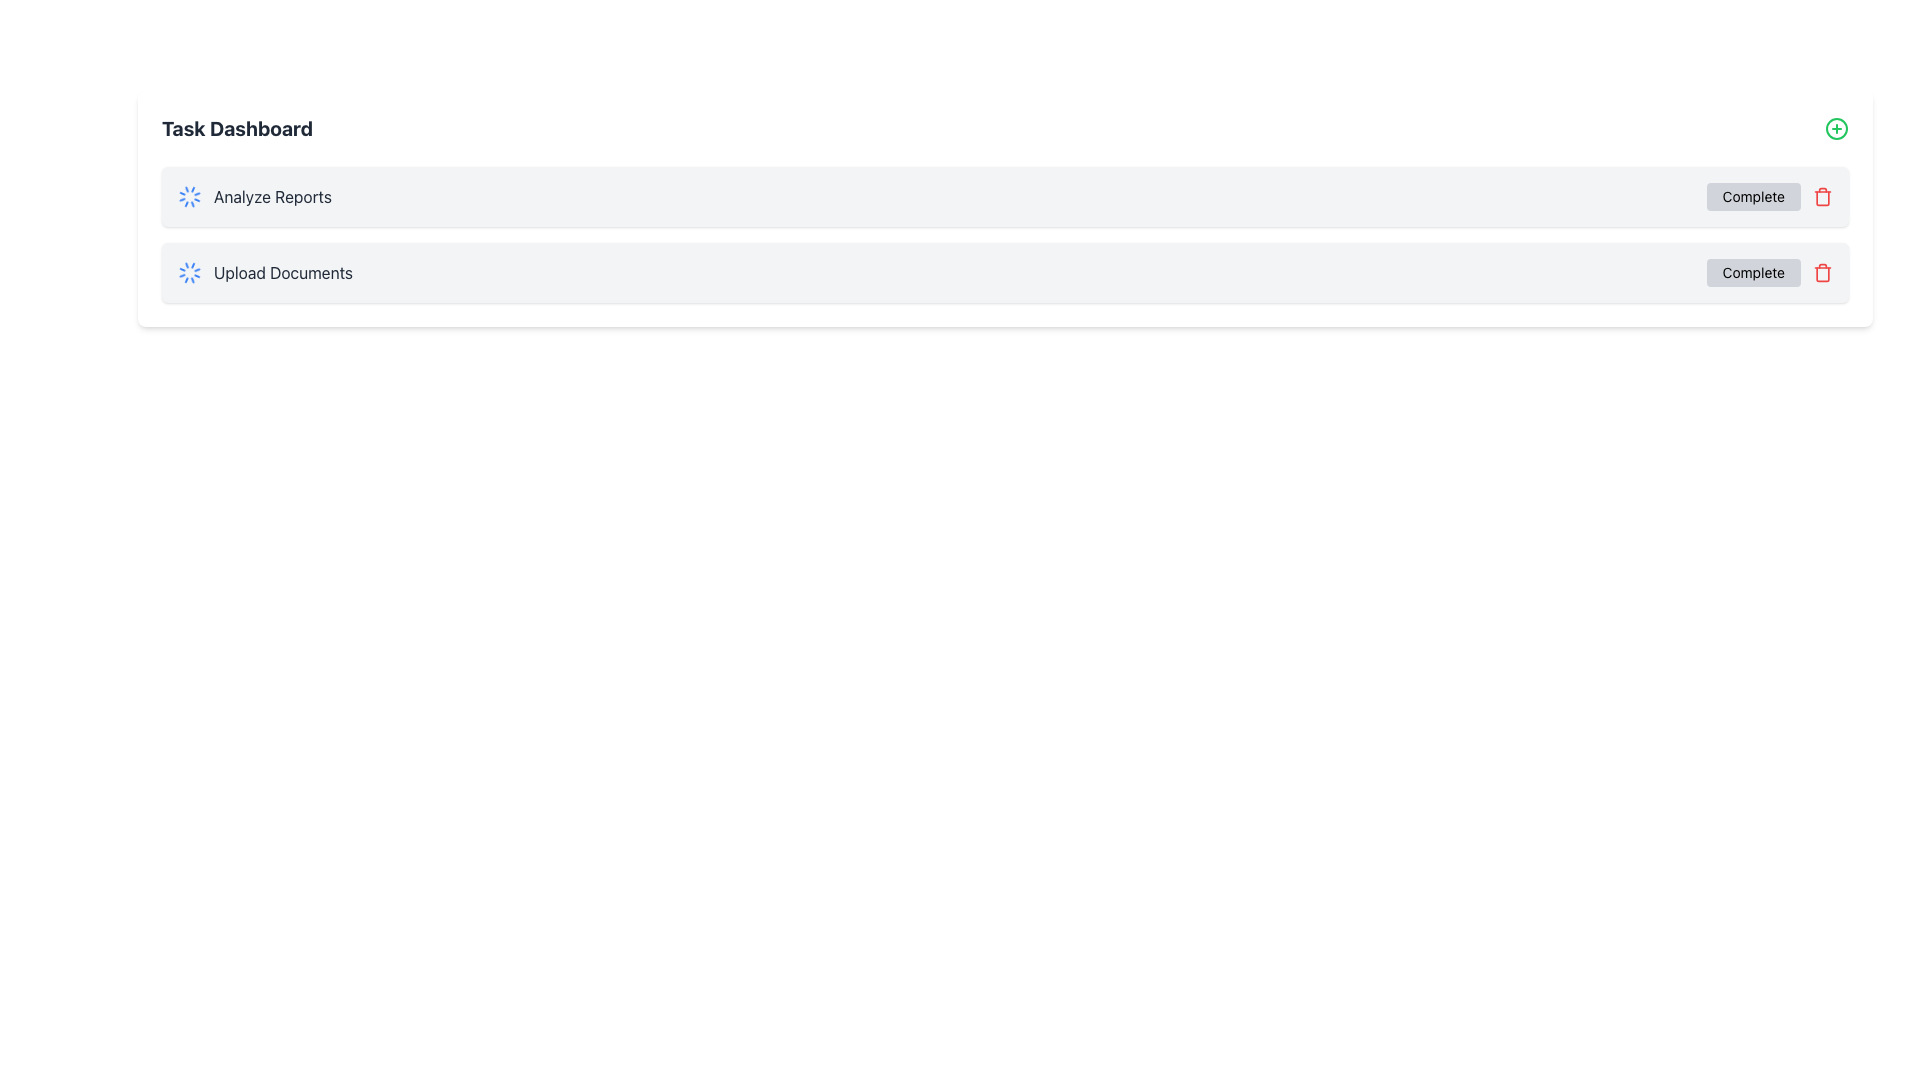  What do you see at coordinates (272, 196) in the screenshot?
I see `the 'Analyze Reports' text label in the 'Task Dashboard' section` at bounding box center [272, 196].